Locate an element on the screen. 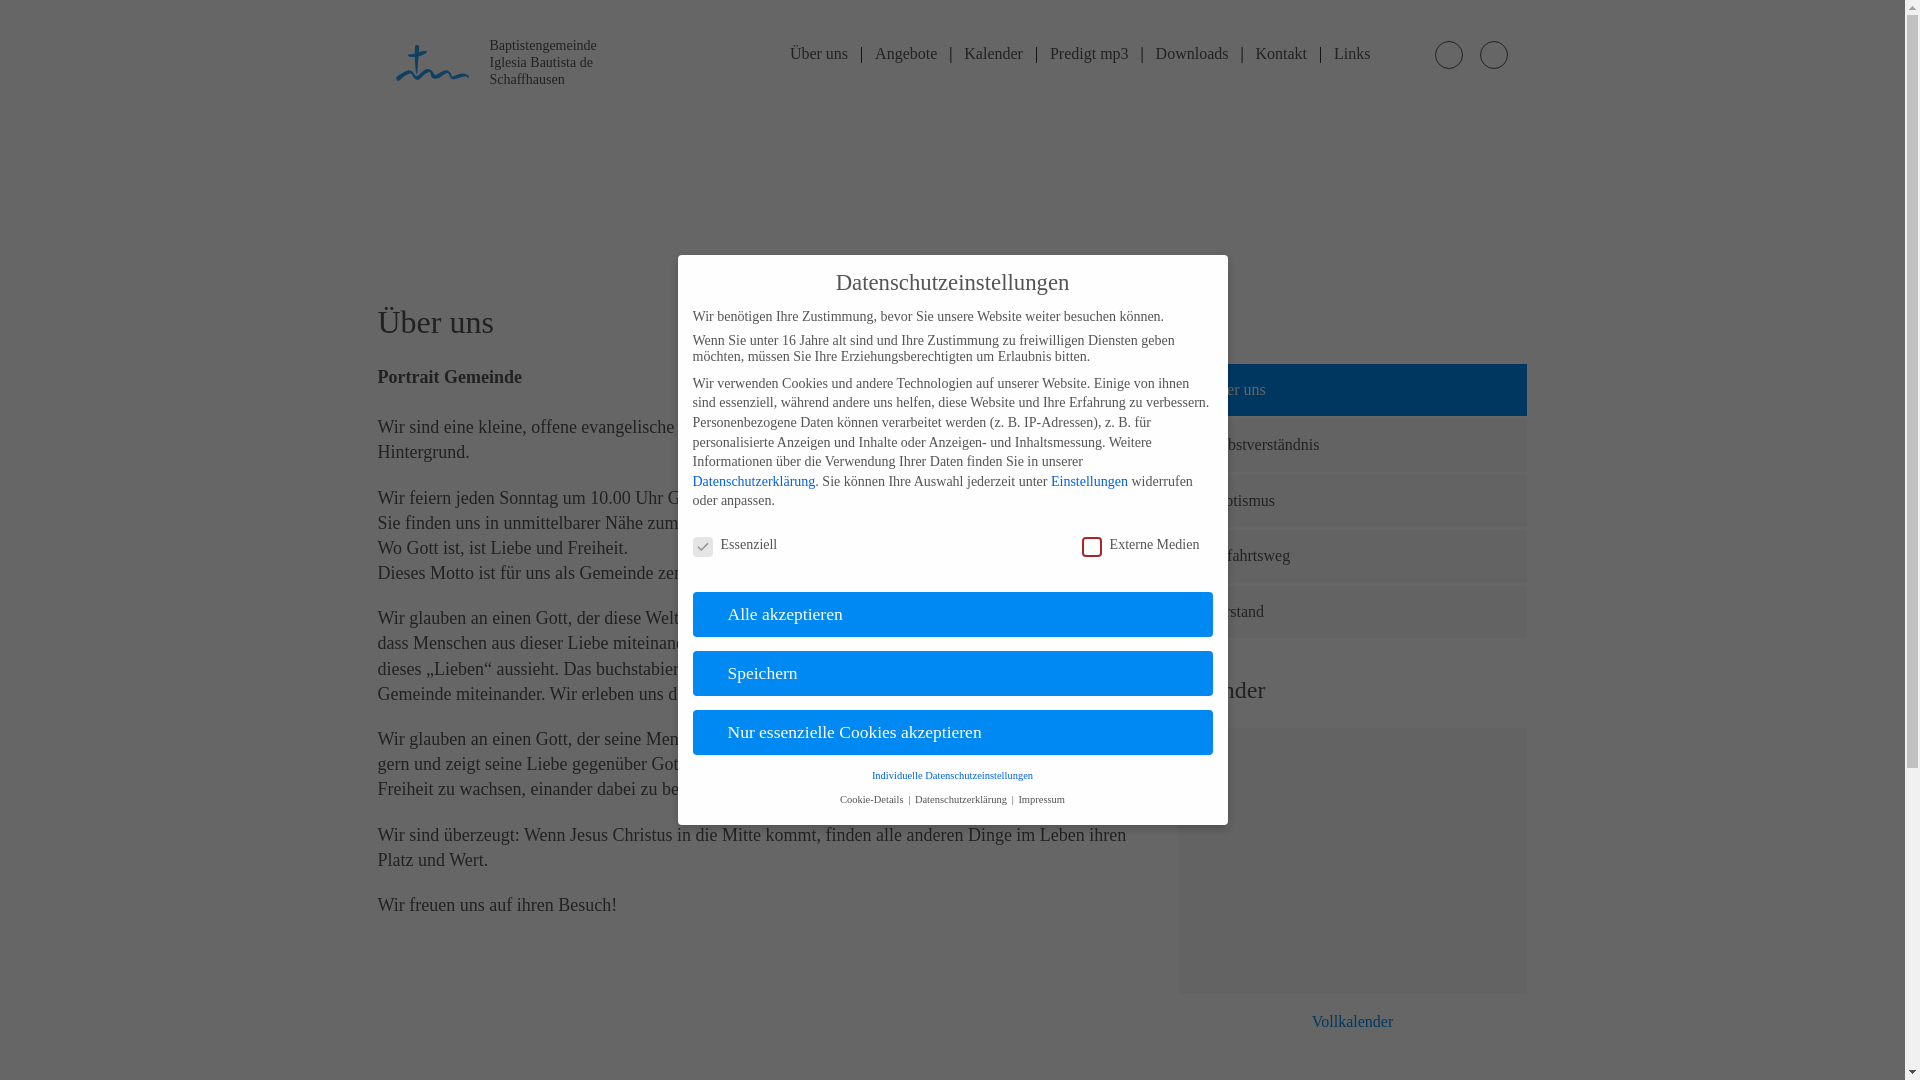  'Downloads' is located at coordinates (1192, 52).